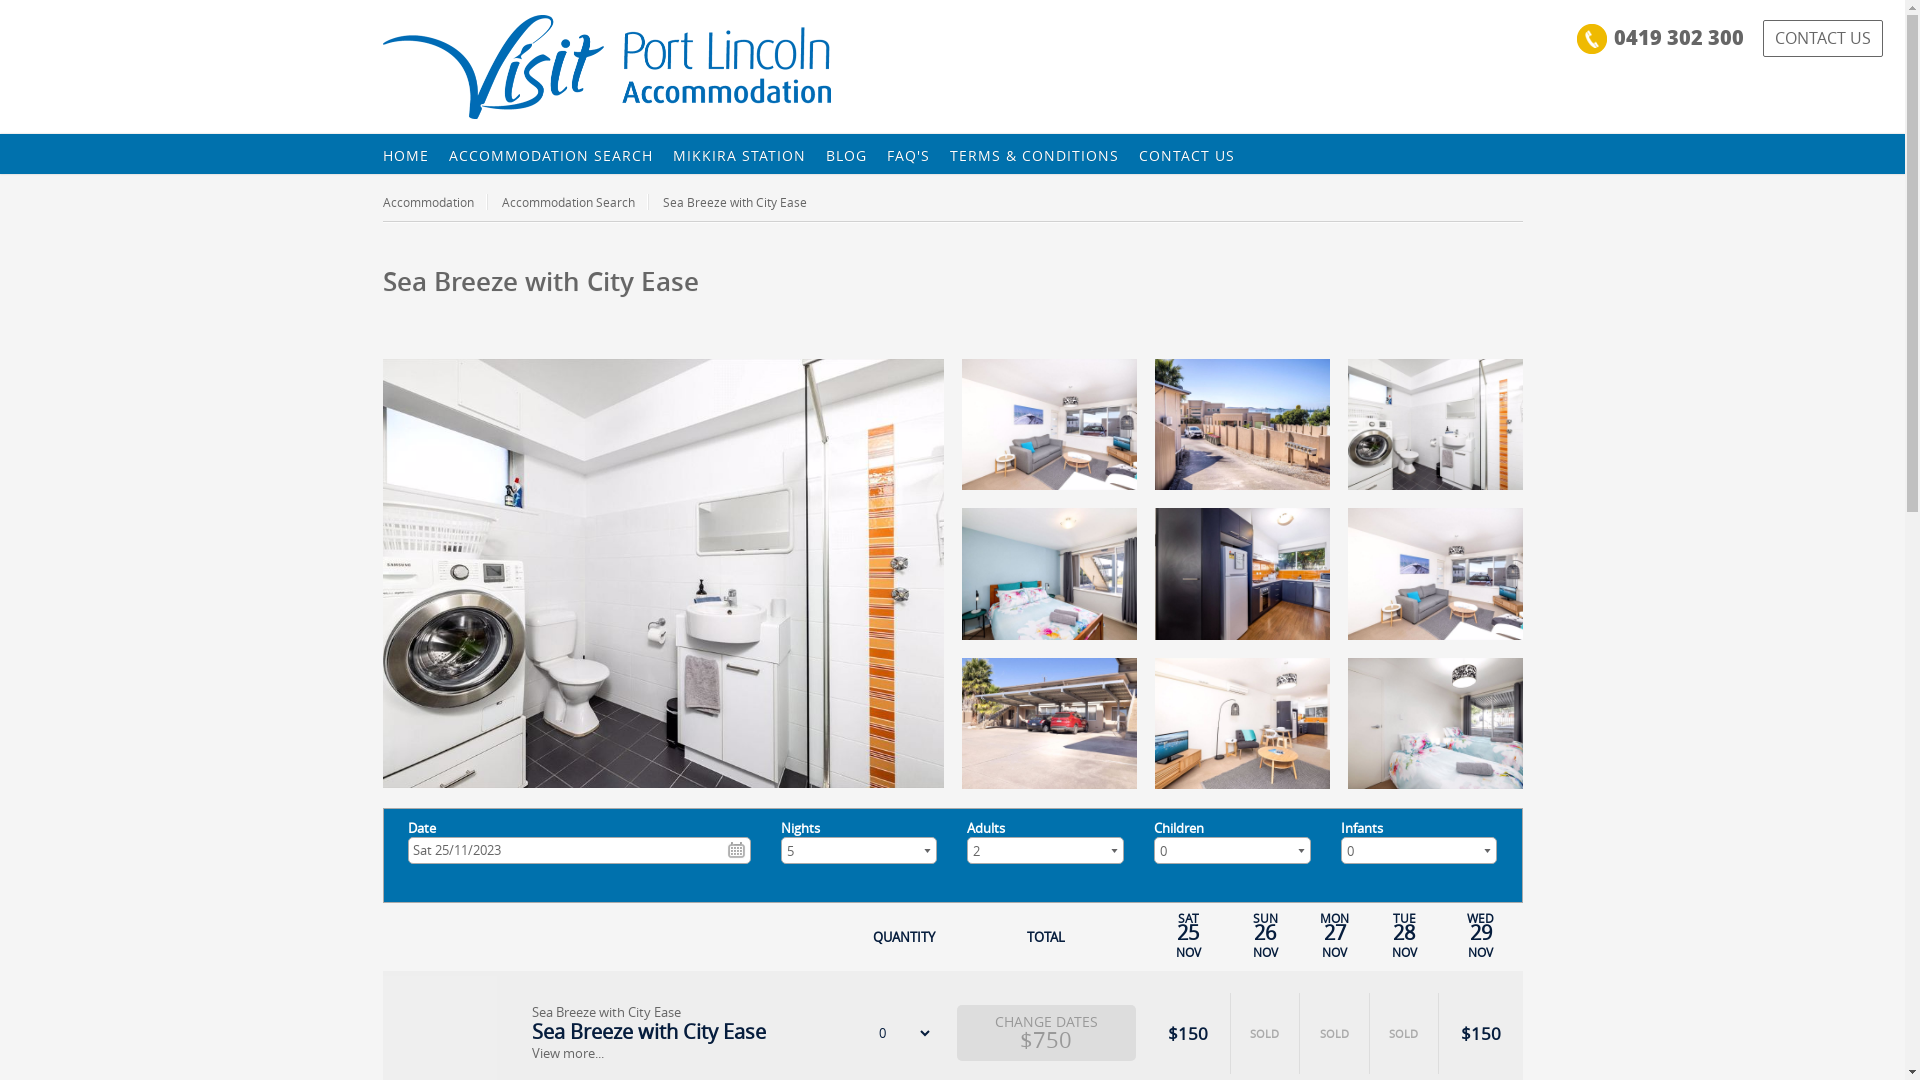 Image resolution: width=1920 pixels, height=1080 pixels. Describe the element at coordinates (1185, 154) in the screenshot. I see `'CONTACT US'` at that location.